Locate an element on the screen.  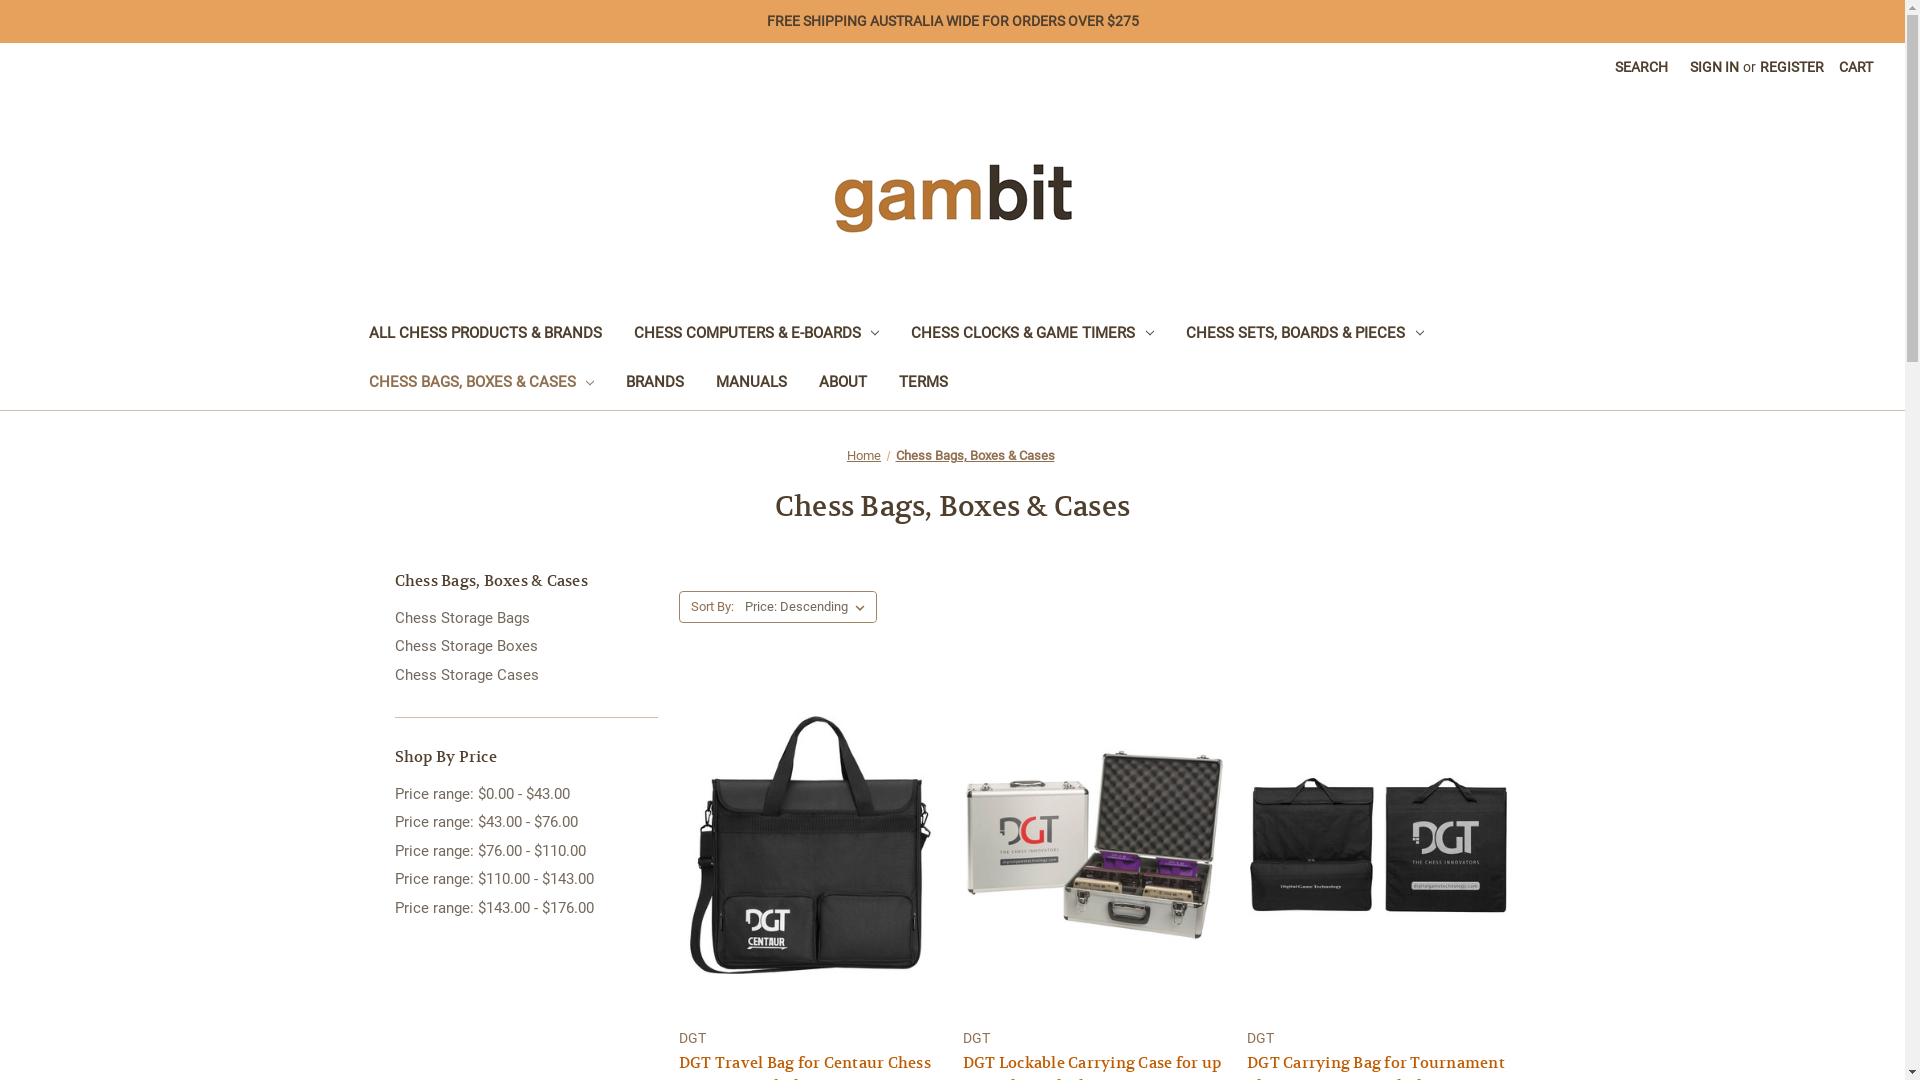
'SEARCH' is located at coordinates (1641, 66).